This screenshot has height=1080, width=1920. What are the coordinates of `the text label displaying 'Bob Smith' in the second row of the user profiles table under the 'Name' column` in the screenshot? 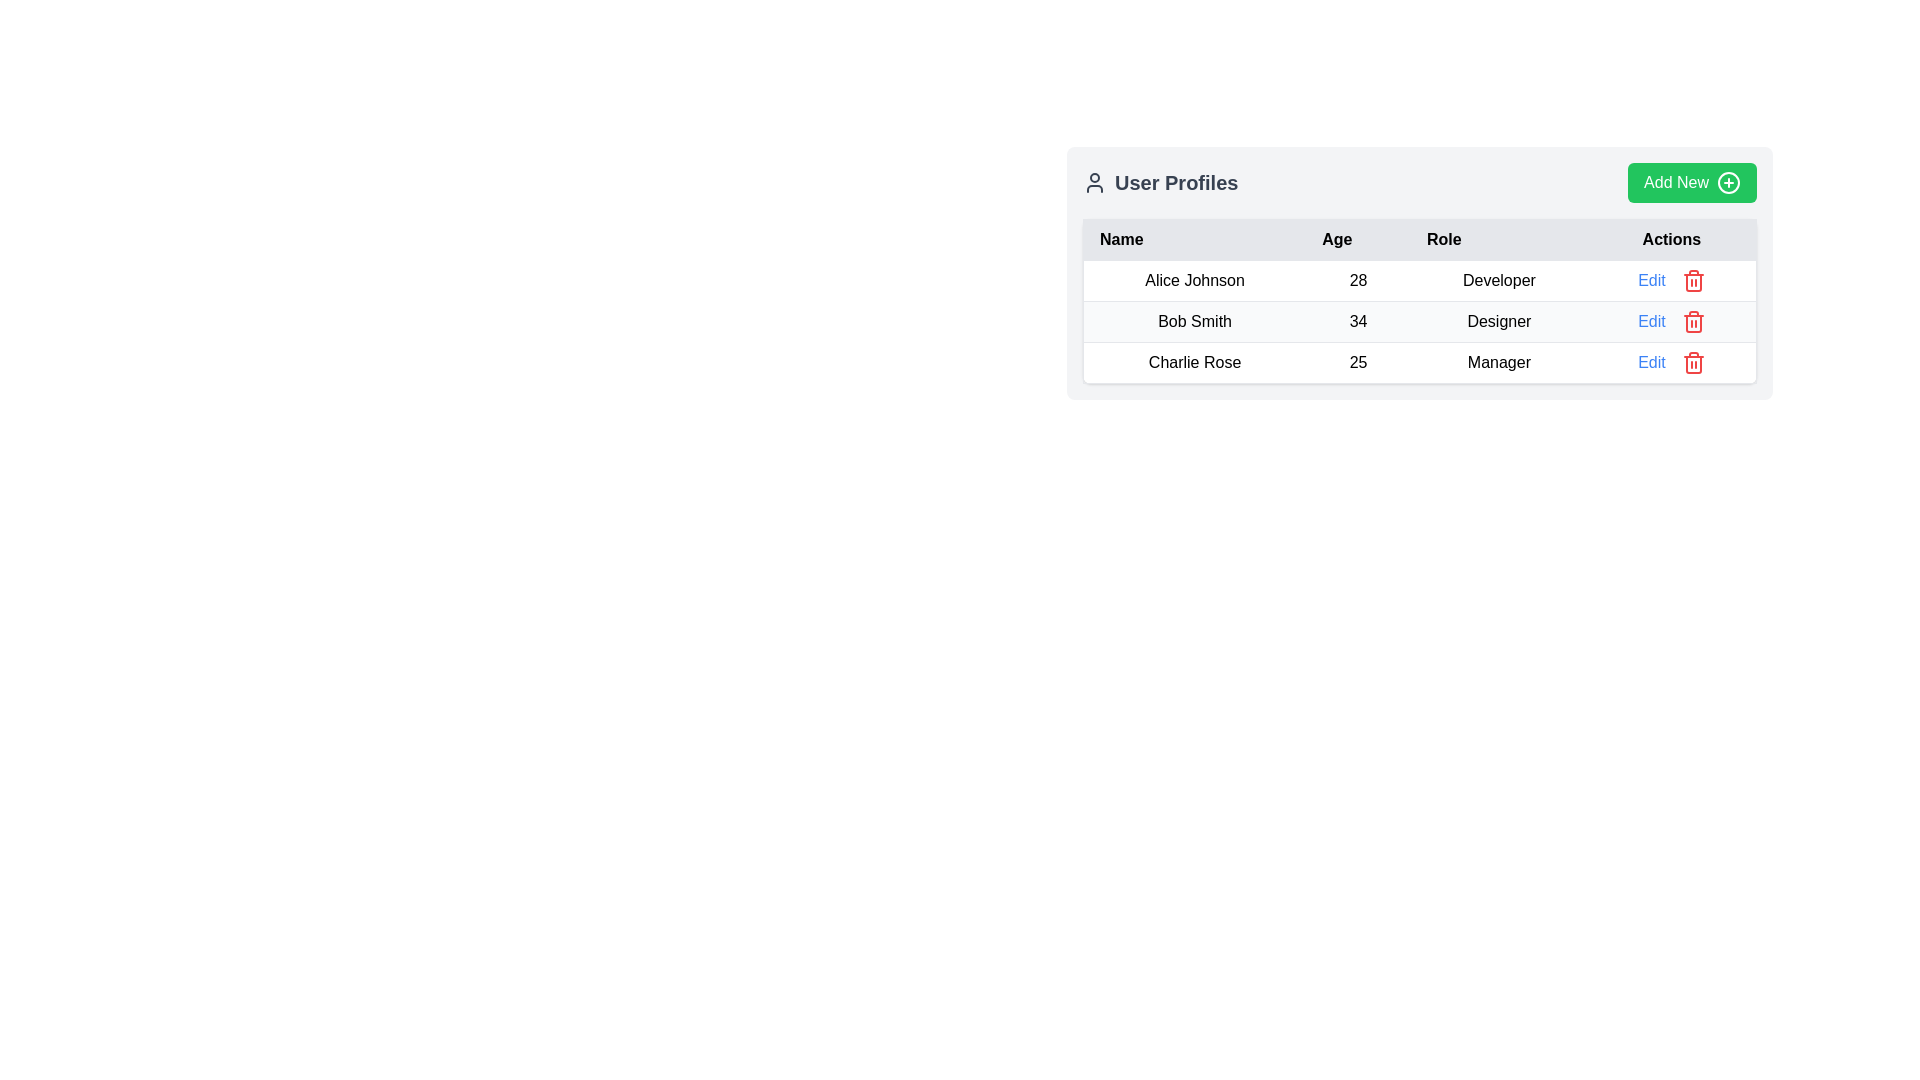 It's located at (1194, 320).